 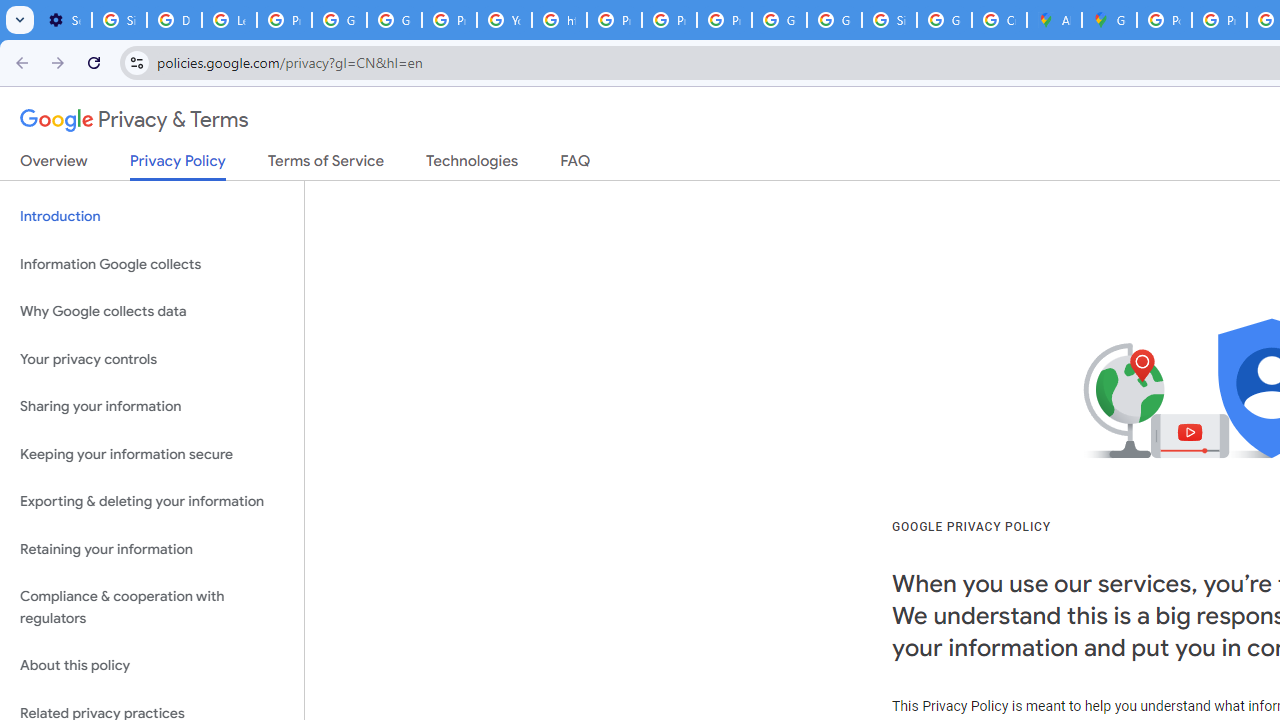 What do you see at coordinates (1108, 20) in the screenshot?
I see `'Google Maps'` at bounding box center [1108, 20].